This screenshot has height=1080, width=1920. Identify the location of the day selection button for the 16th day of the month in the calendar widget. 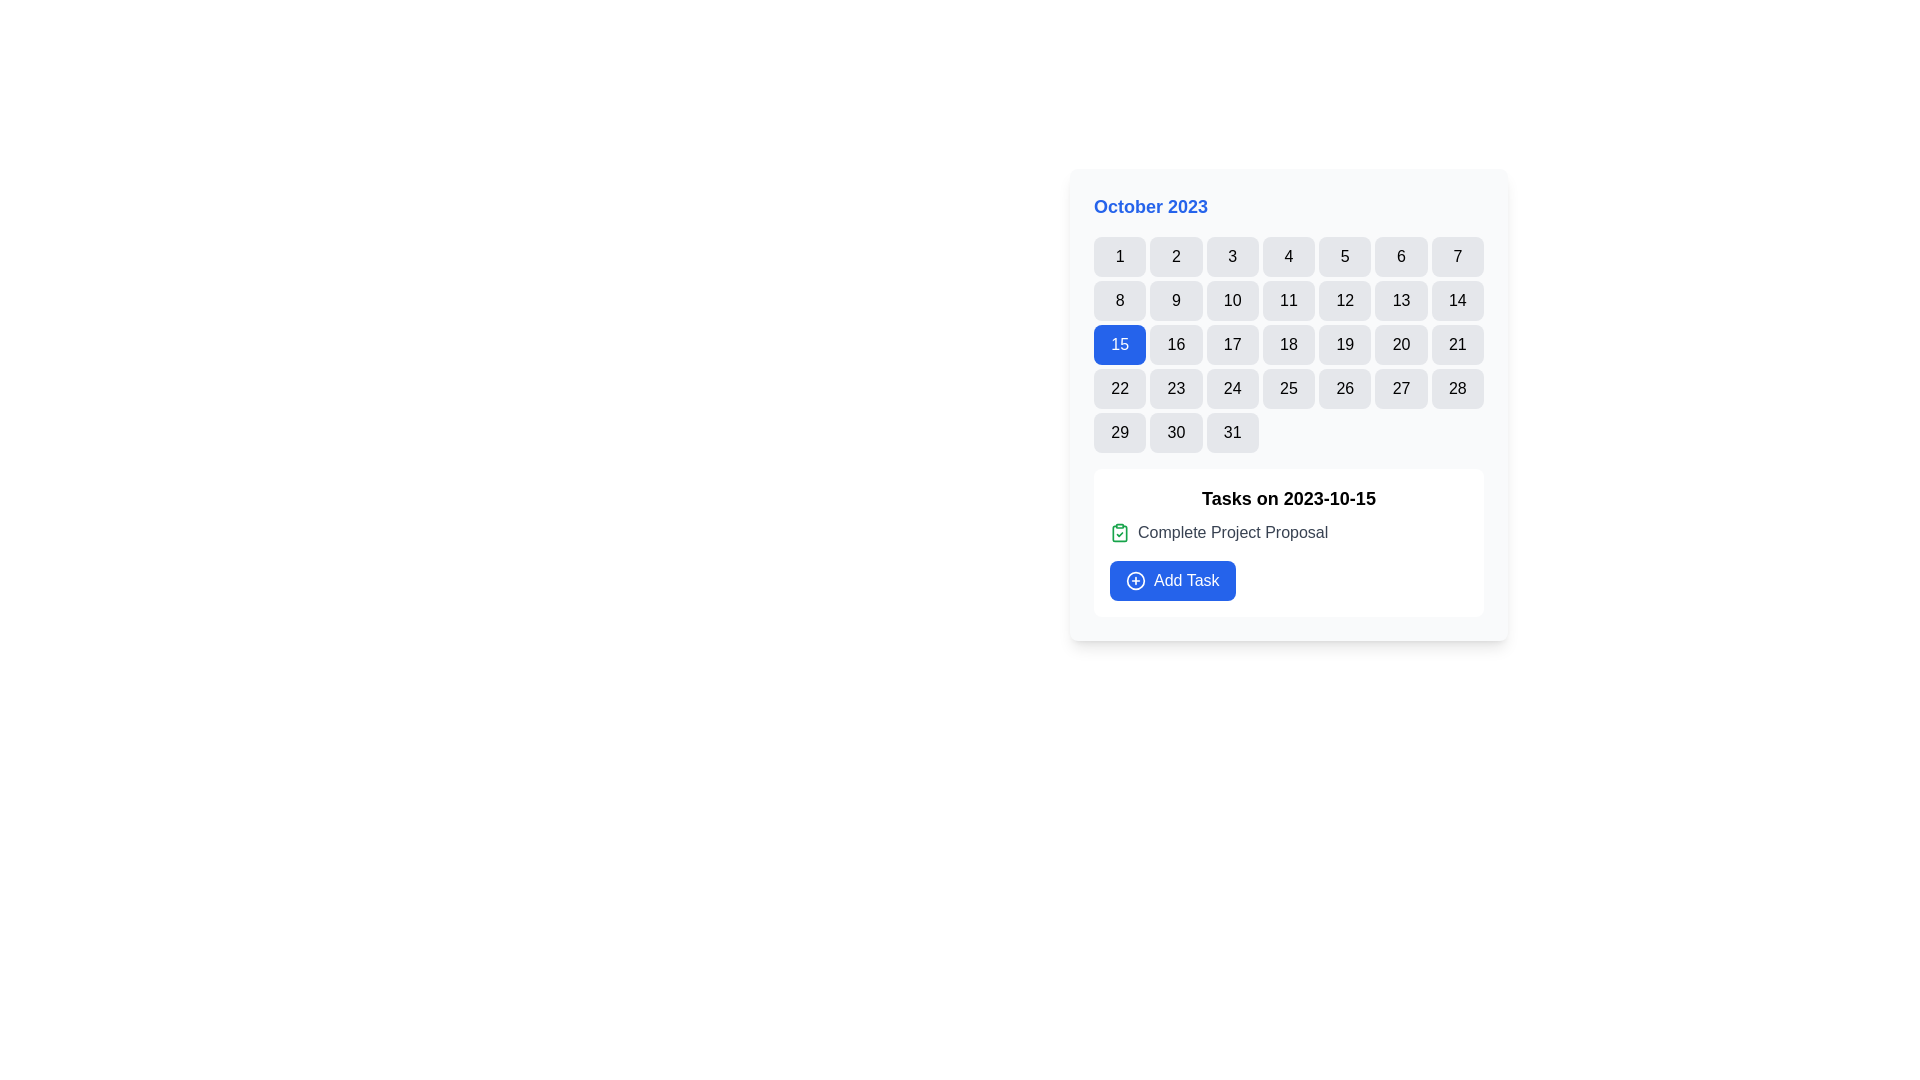
(1176, 343).